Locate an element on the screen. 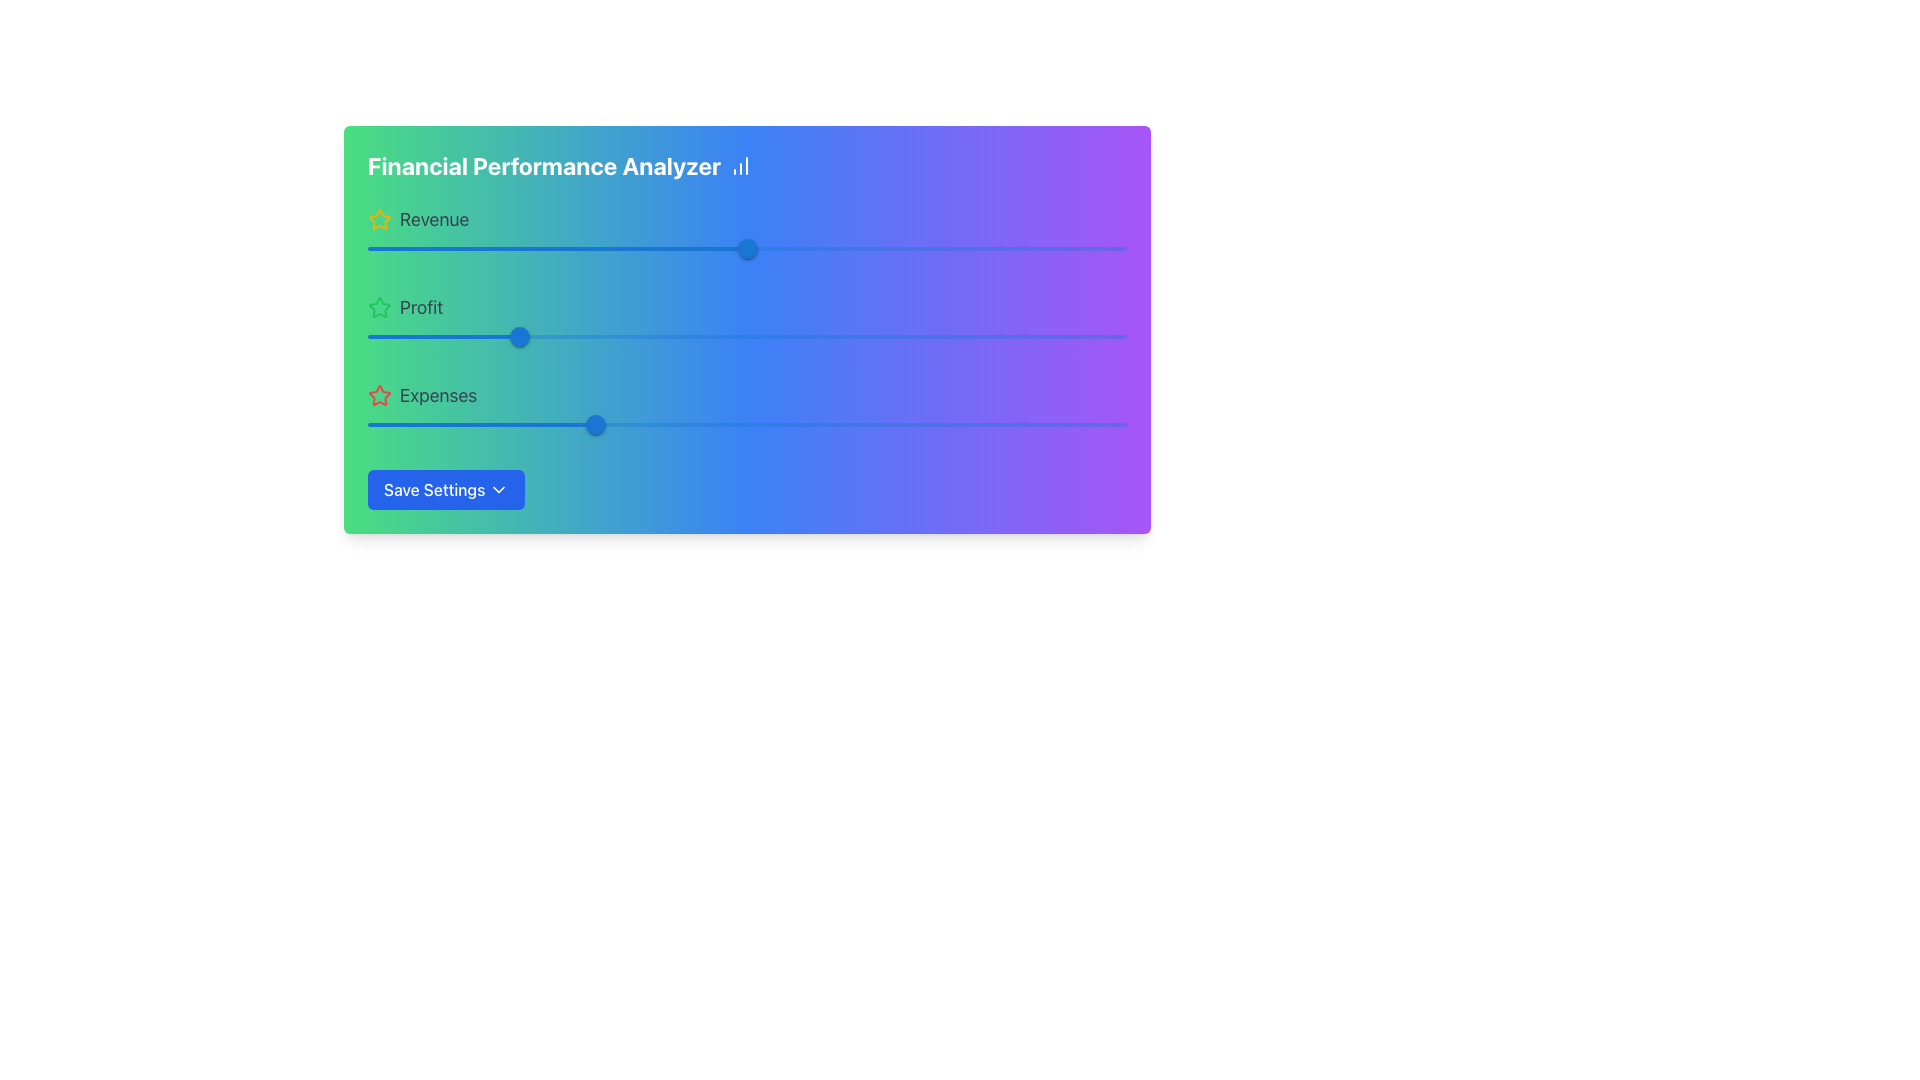 The height and width of the screenshot is (1080, 1920). the Expenses slider is located at coordinates (481, 423).